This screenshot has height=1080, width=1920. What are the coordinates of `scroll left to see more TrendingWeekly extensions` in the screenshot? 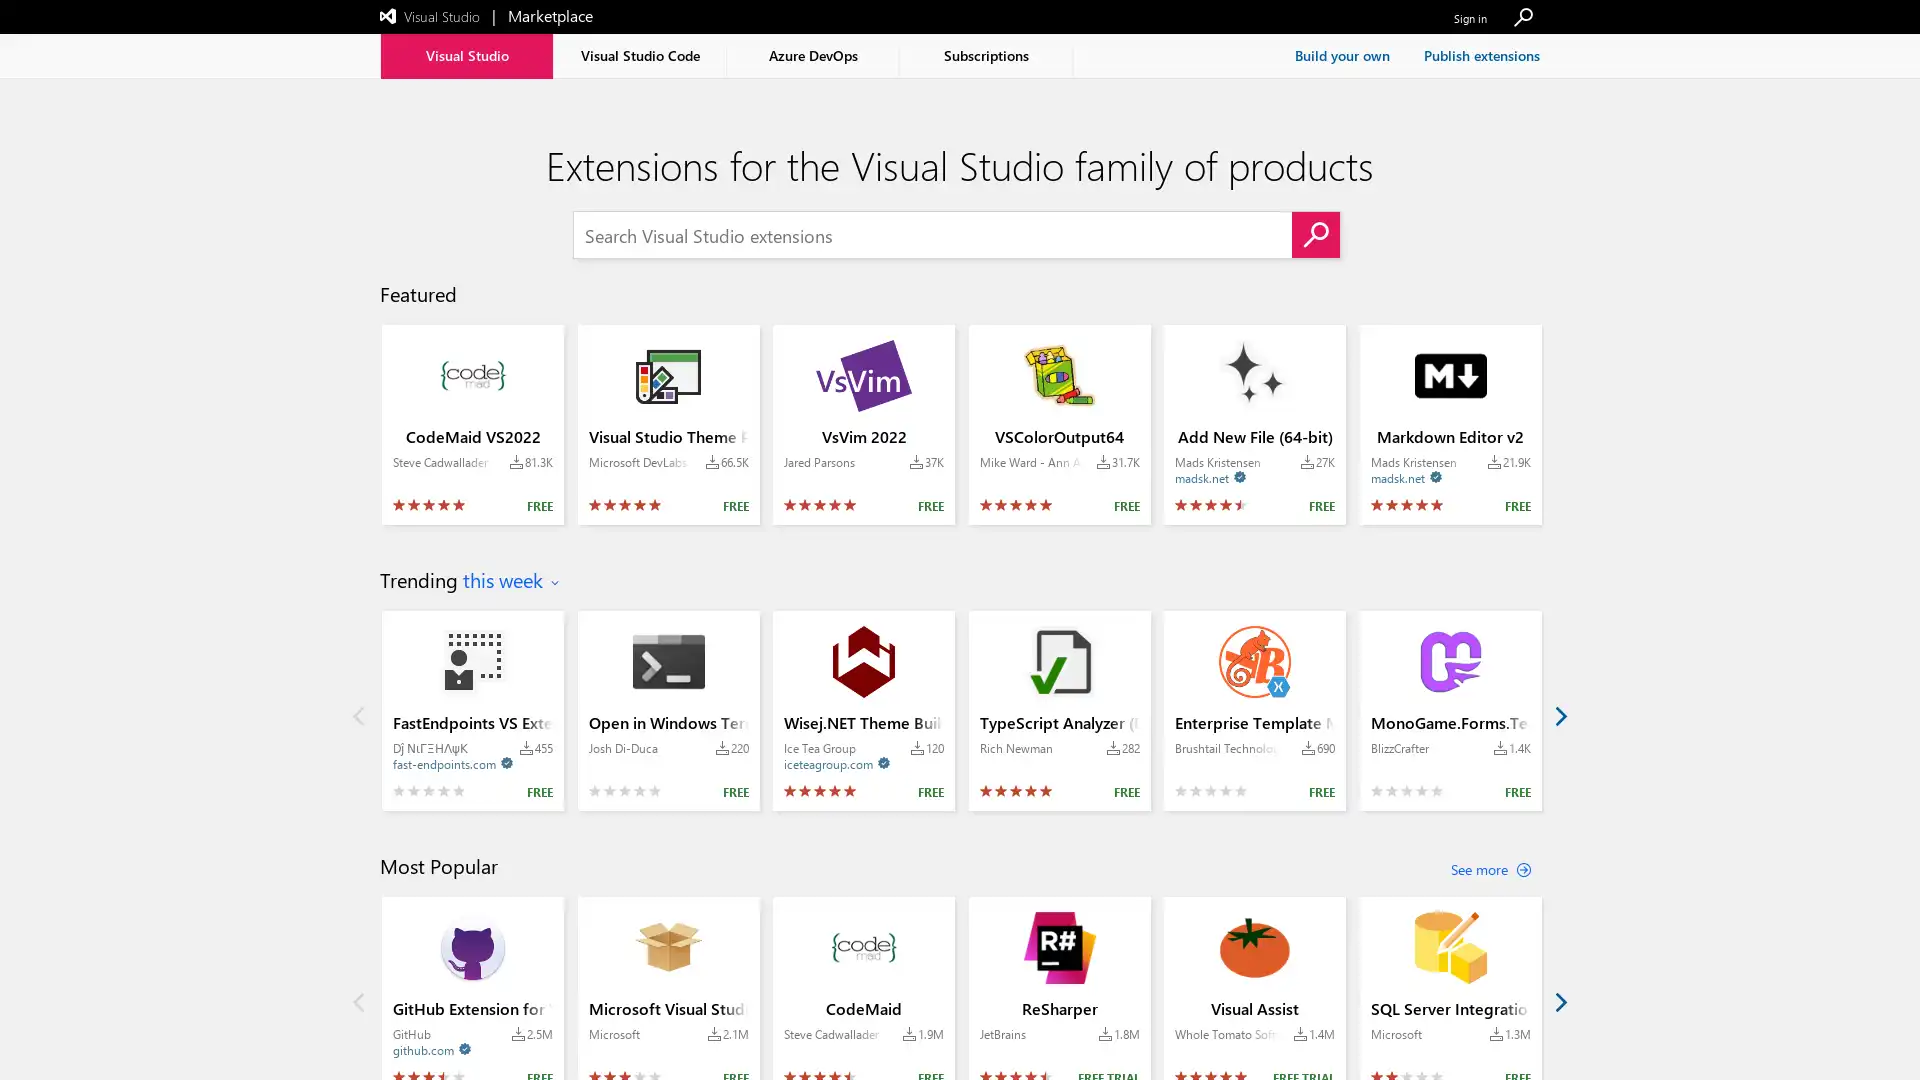 It's located at (359, 713).